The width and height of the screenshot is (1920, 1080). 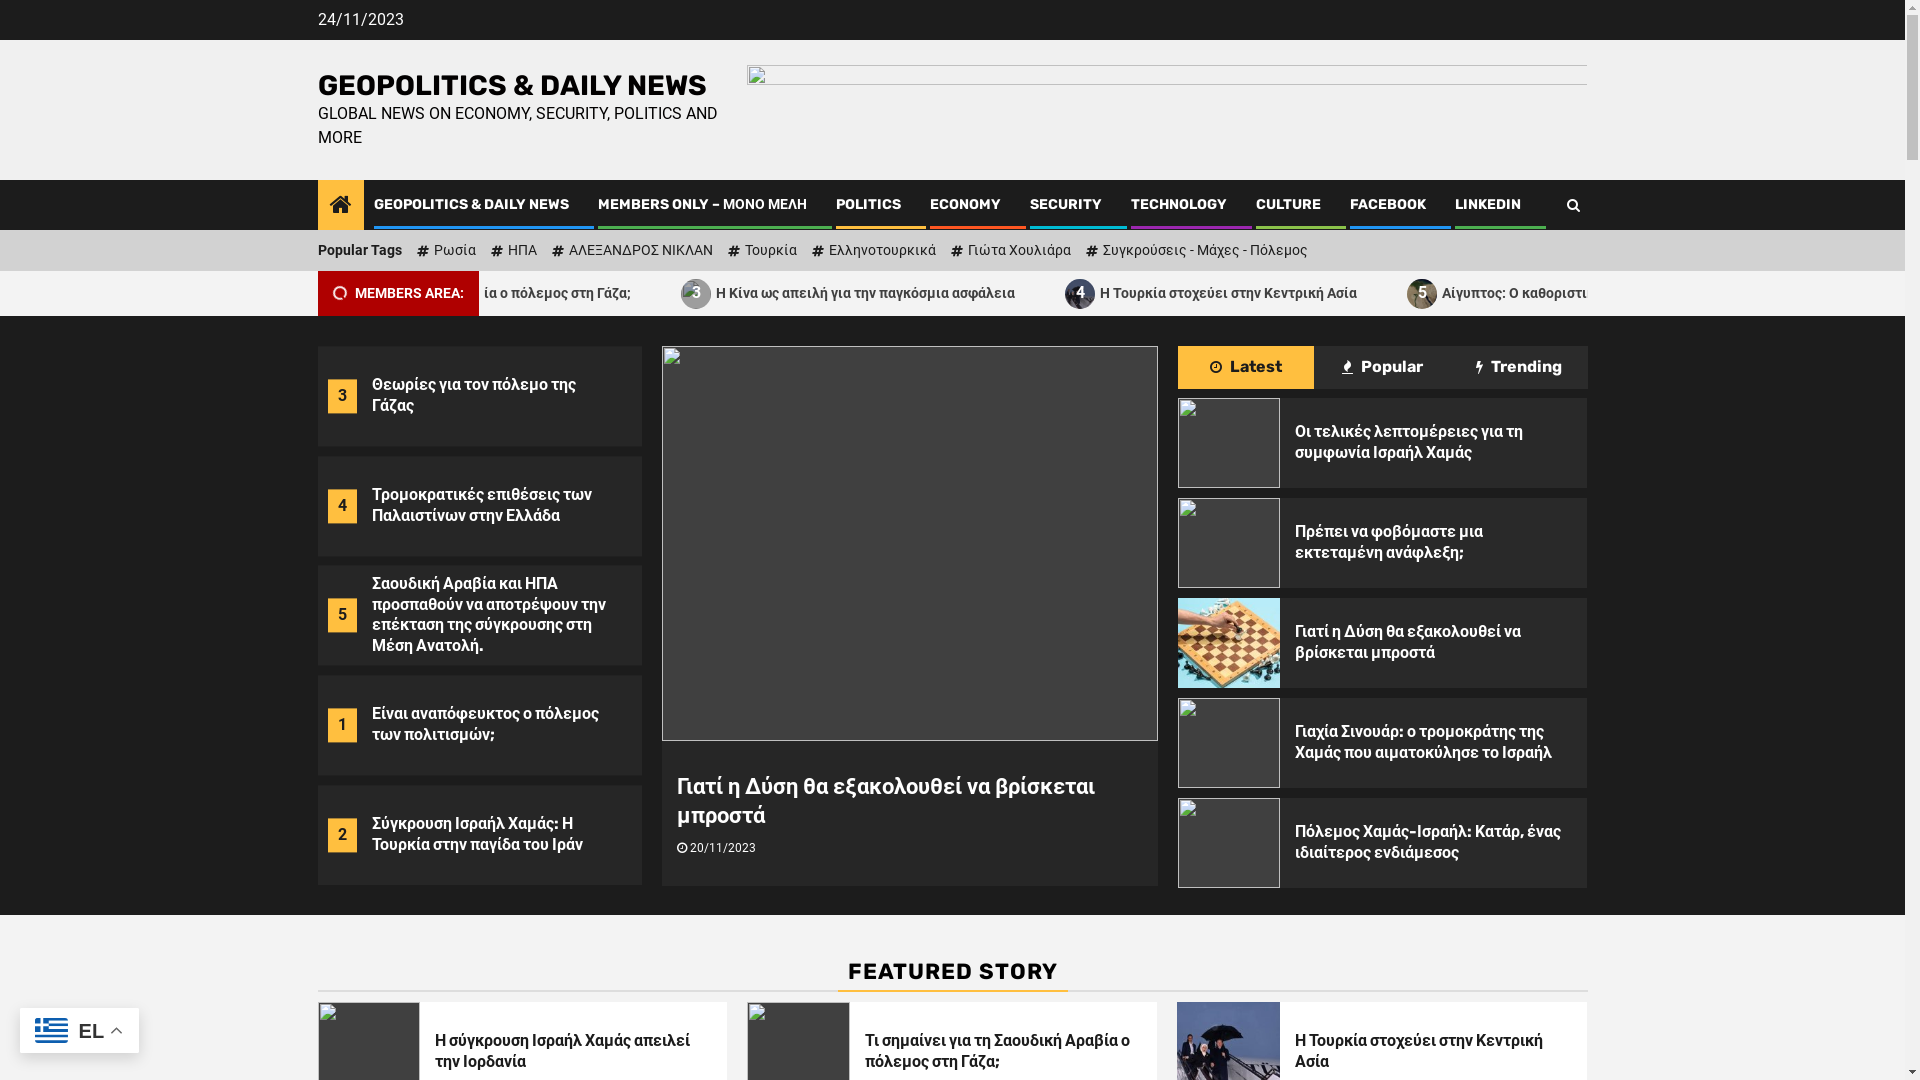 I want to click on 'CULTURE', so click(x=1288, y=204).